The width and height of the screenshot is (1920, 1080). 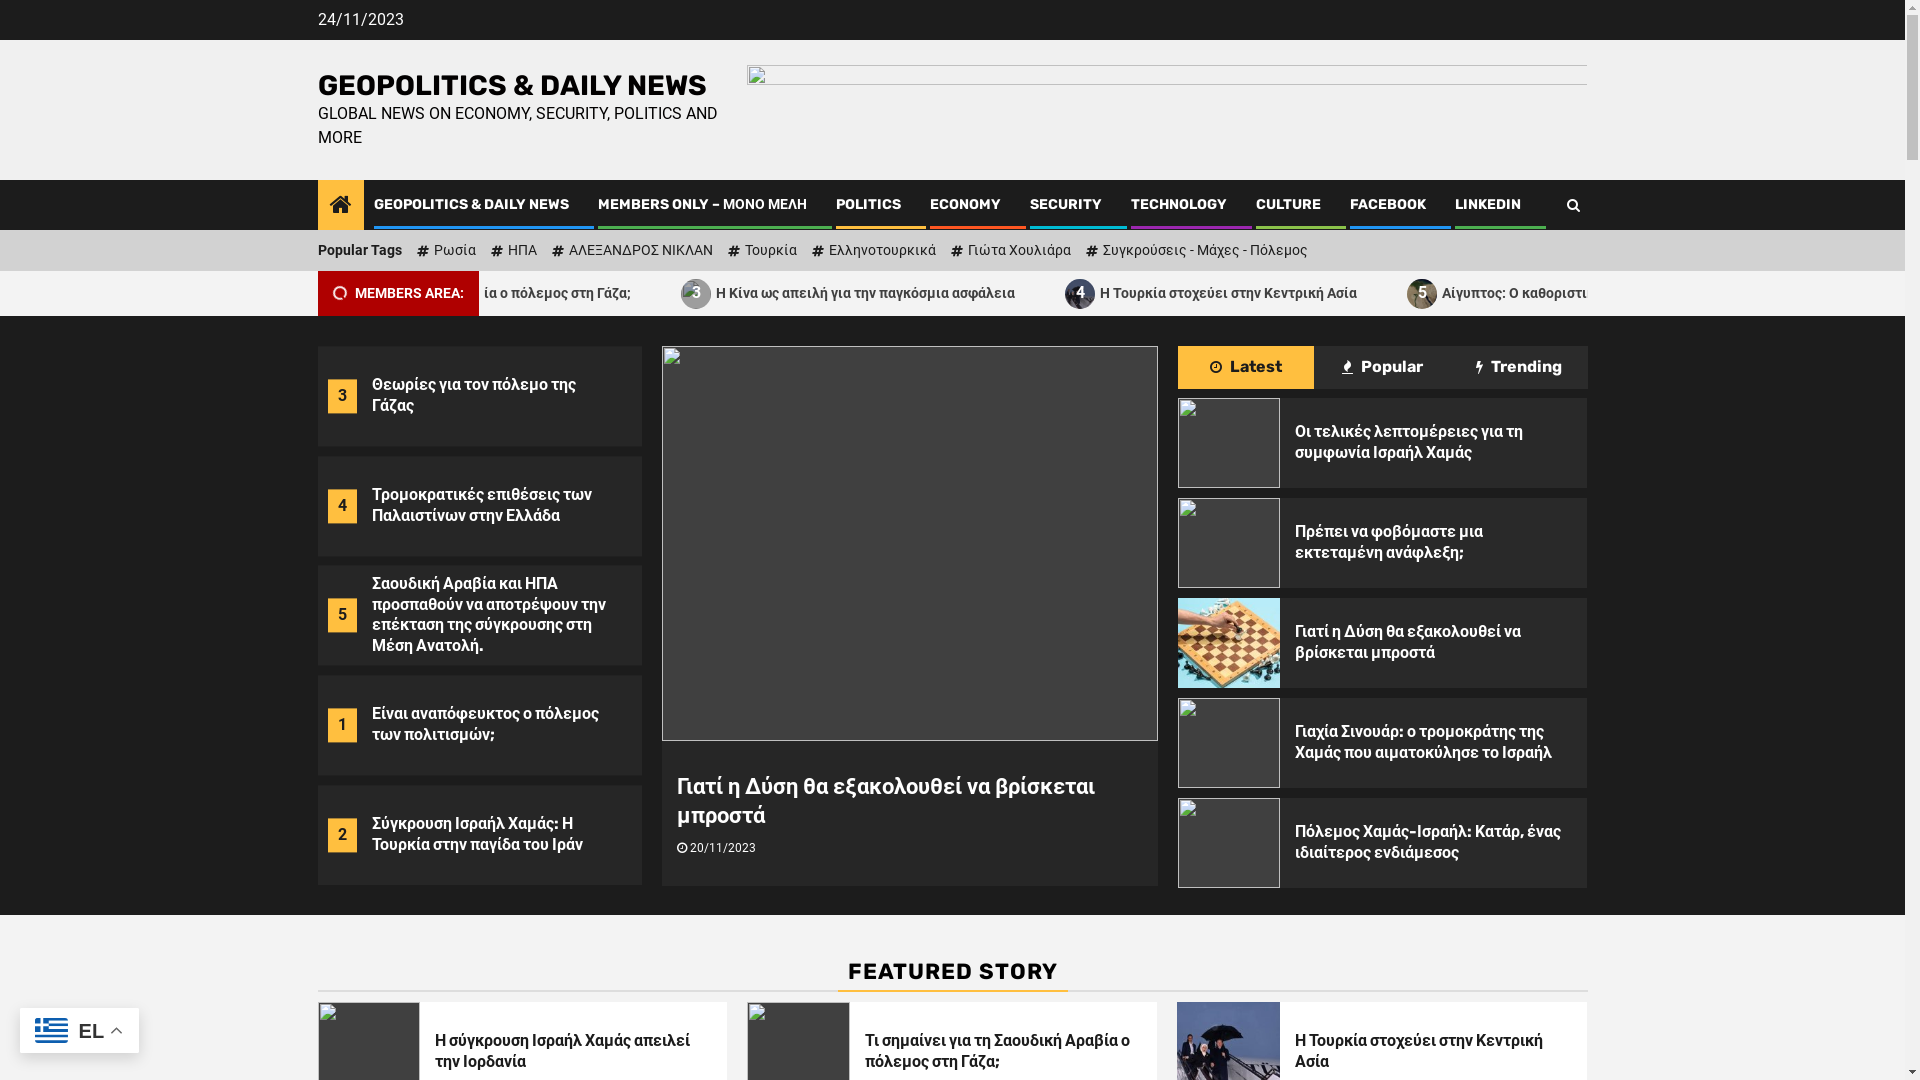 I want to click on 'CULTURE', so click(x=1288, y=204).